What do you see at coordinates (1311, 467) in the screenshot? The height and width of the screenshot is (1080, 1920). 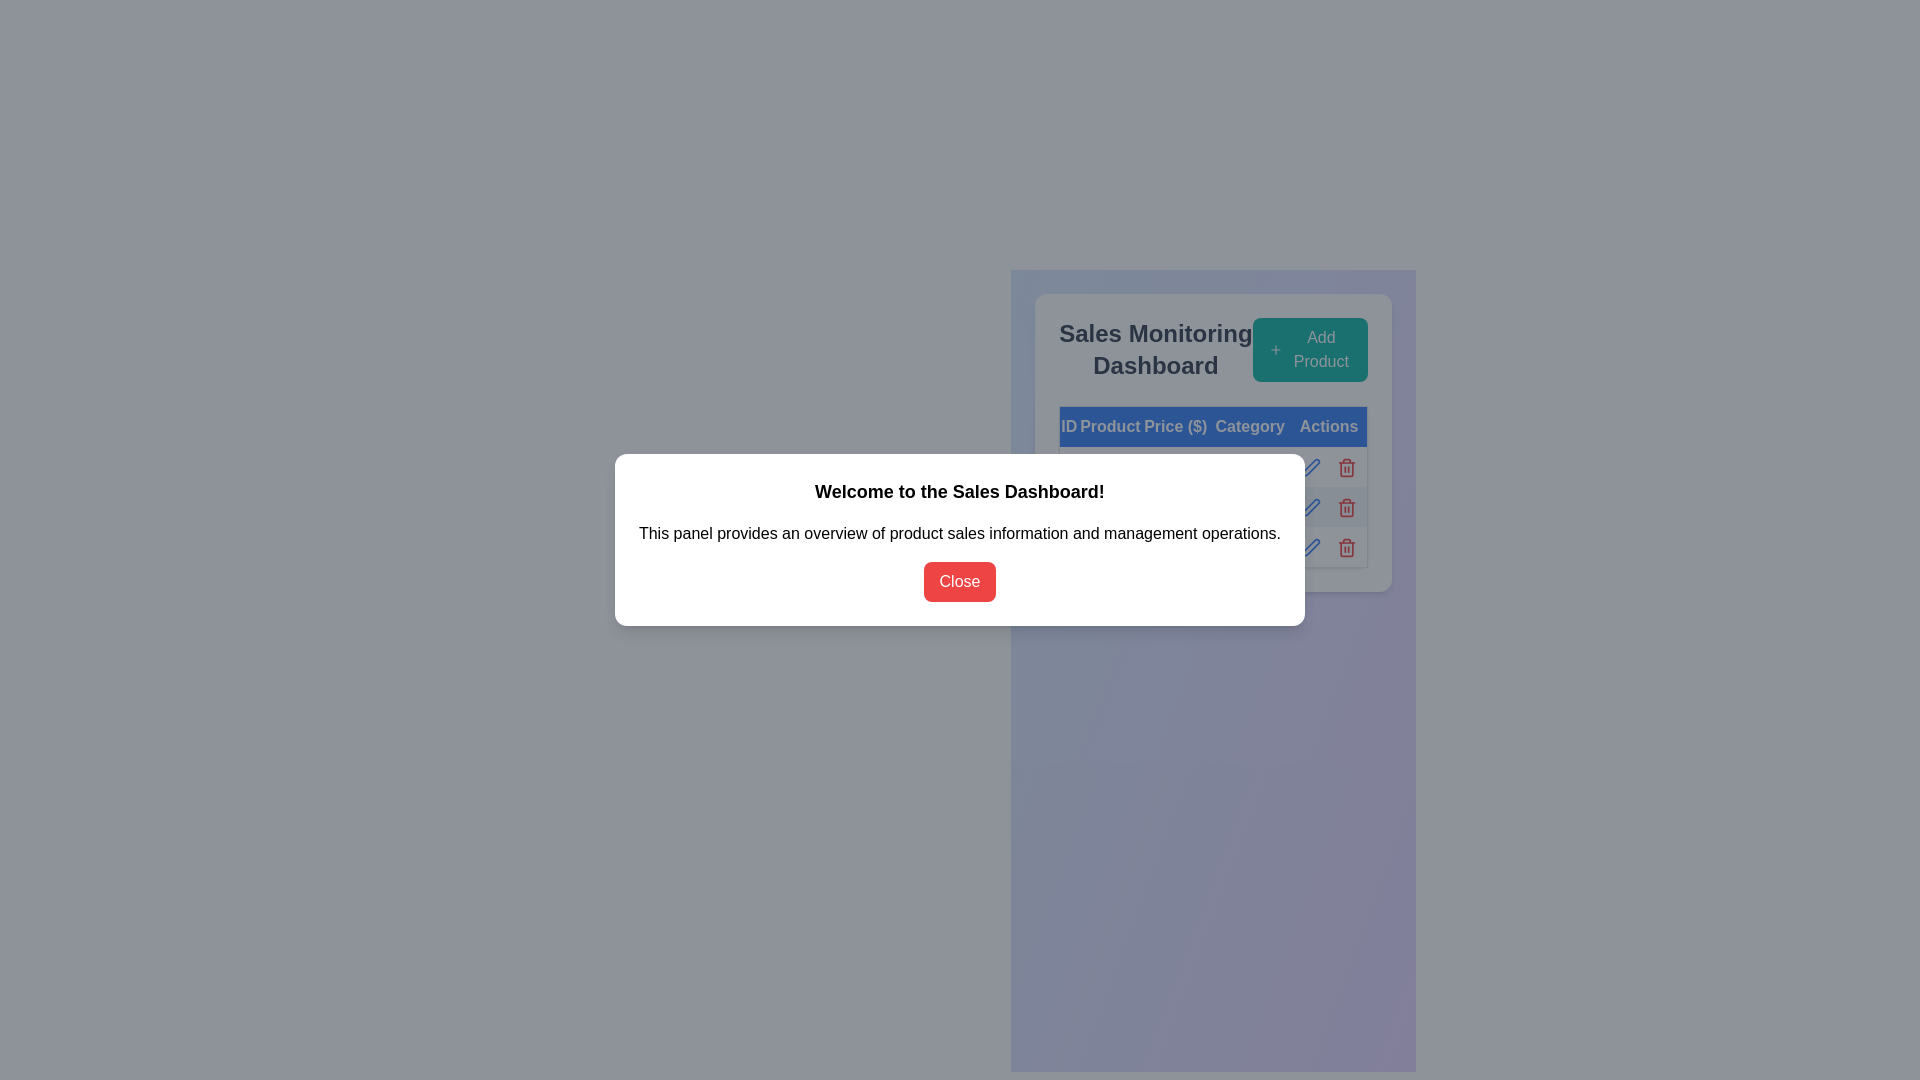 I see `the pen-shaped icon in the 'Actions' column of the Sales Monitoring Dashboard` at bounding box center [1311, 467].